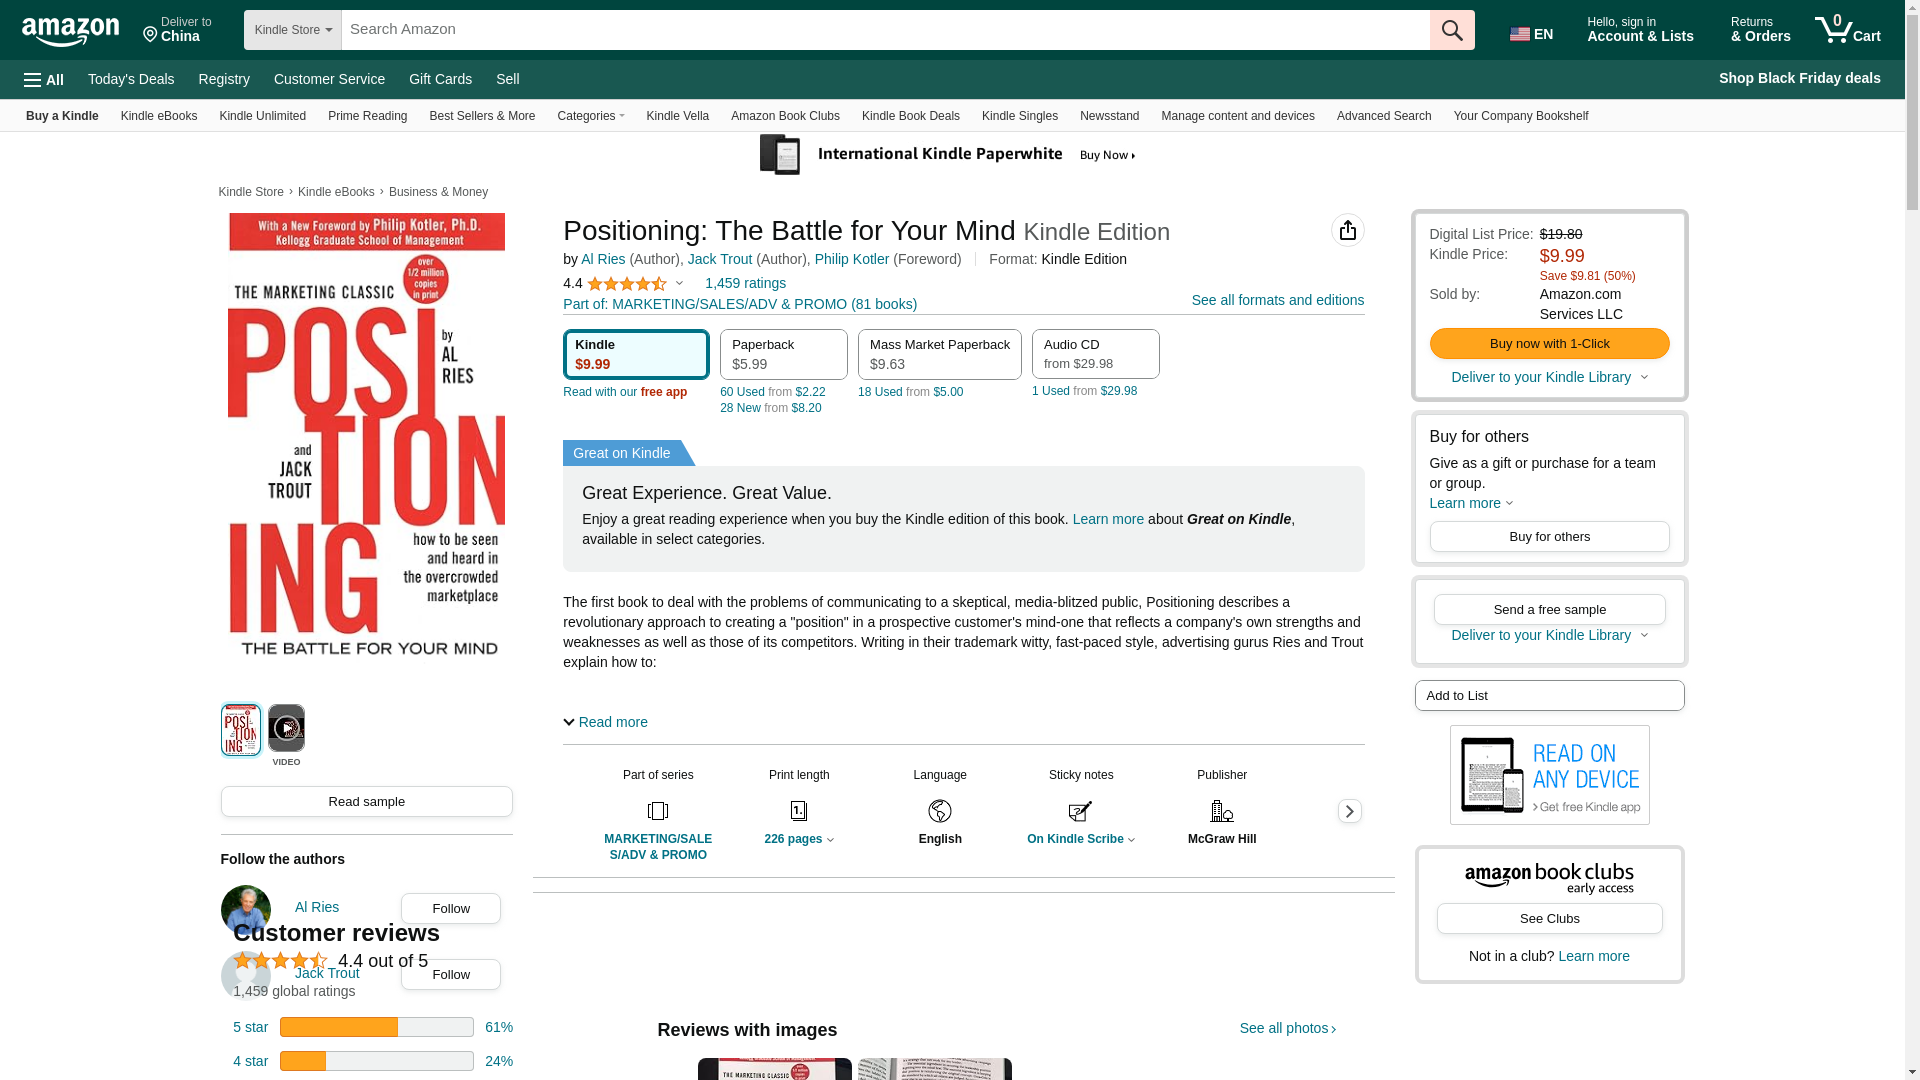 The height and width of the screenshot is (1080, 1920). I want to click on '24%', so click(484, 1059).